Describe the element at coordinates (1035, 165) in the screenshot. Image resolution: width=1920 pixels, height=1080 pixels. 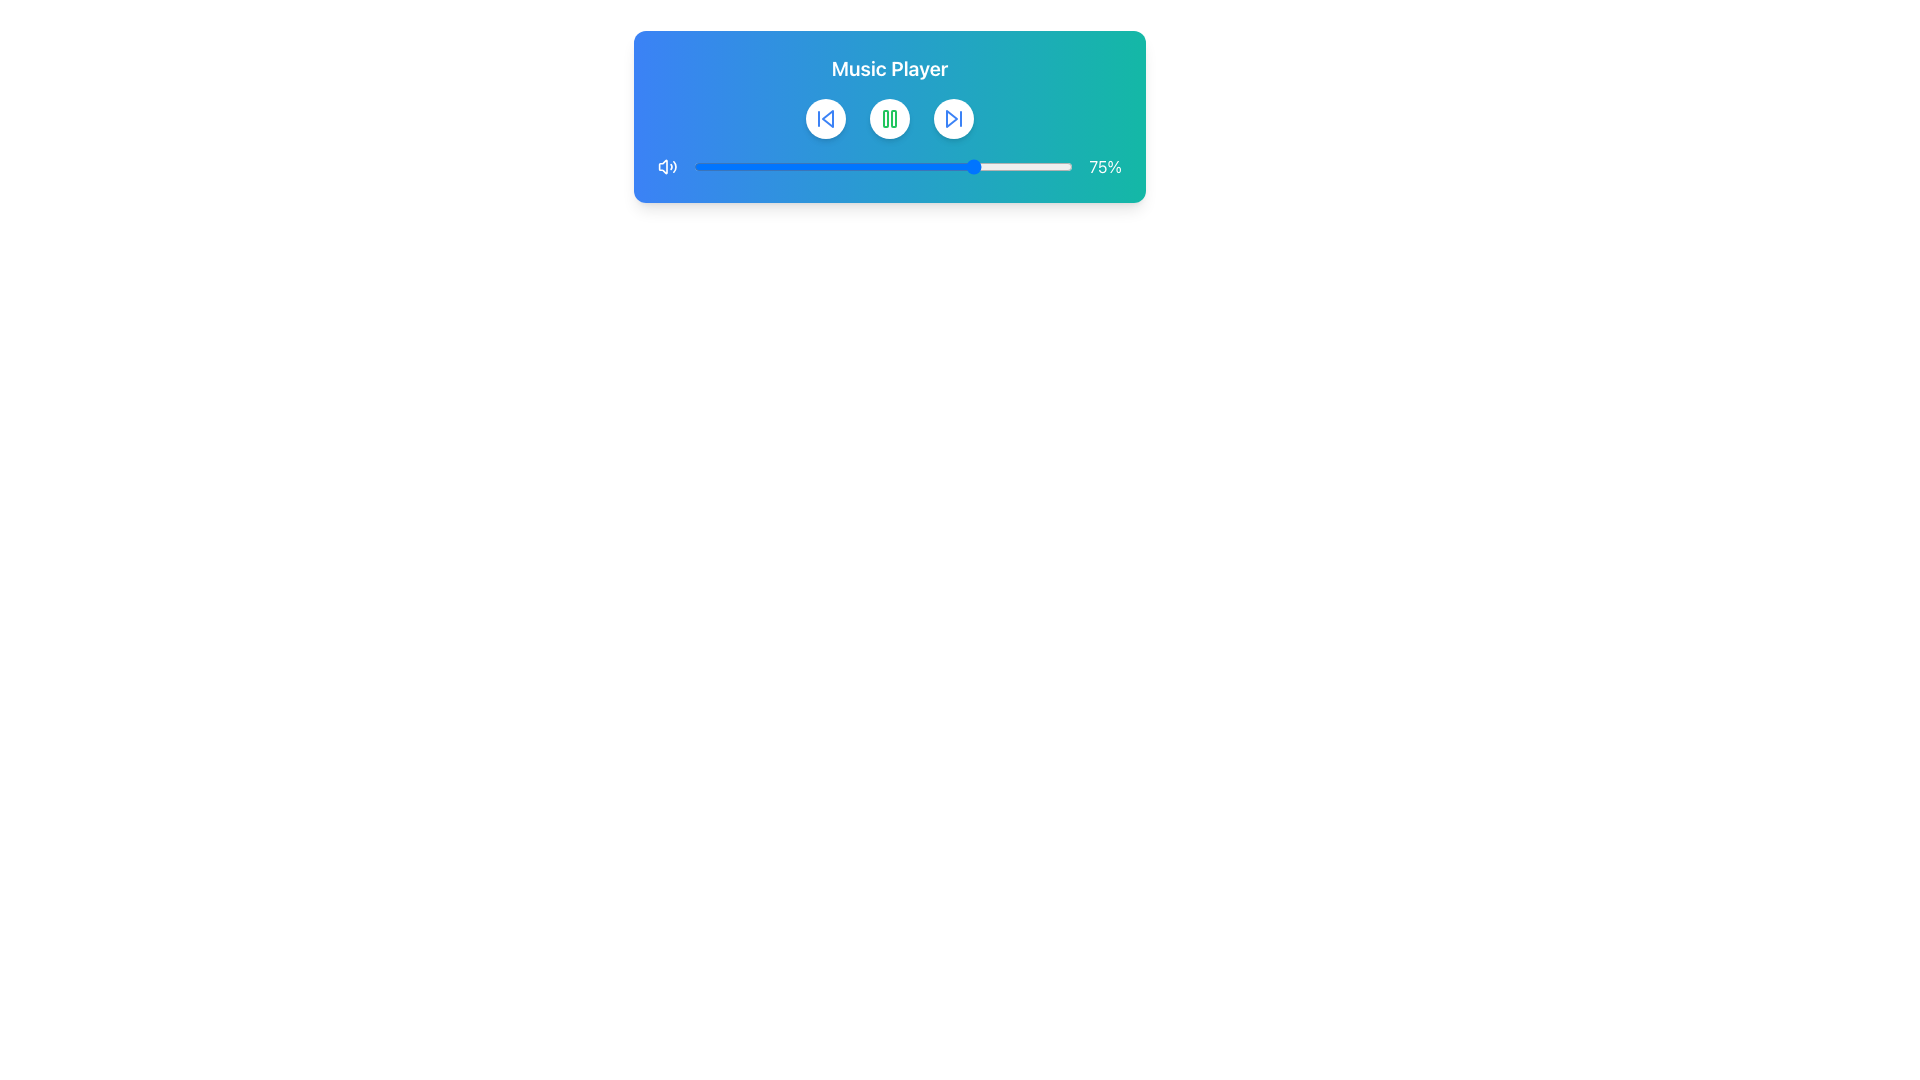
I see `the slider` at that location.